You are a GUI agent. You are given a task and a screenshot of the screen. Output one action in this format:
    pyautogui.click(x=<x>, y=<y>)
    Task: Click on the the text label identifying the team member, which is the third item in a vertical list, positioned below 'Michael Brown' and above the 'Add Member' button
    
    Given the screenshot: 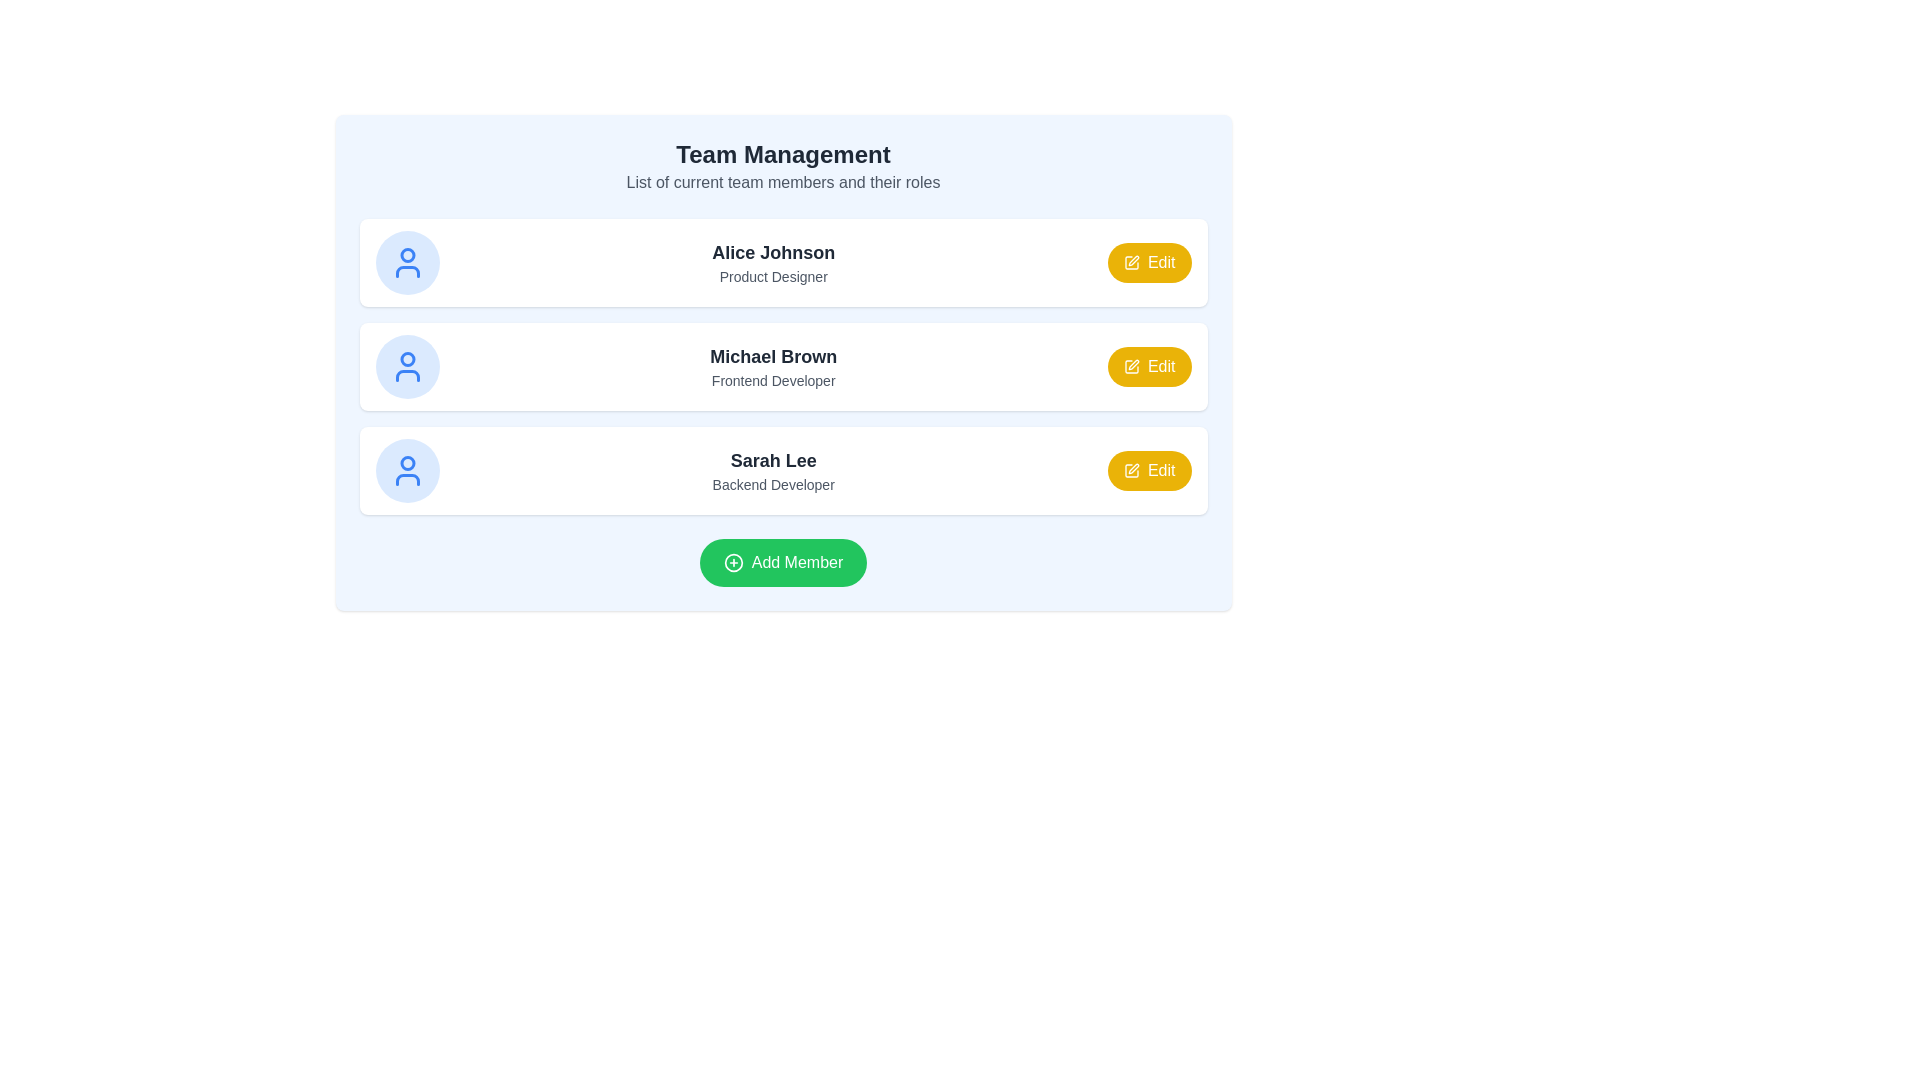 What is the action you would take?
    pyautogui.click(x=772, y=470)
    